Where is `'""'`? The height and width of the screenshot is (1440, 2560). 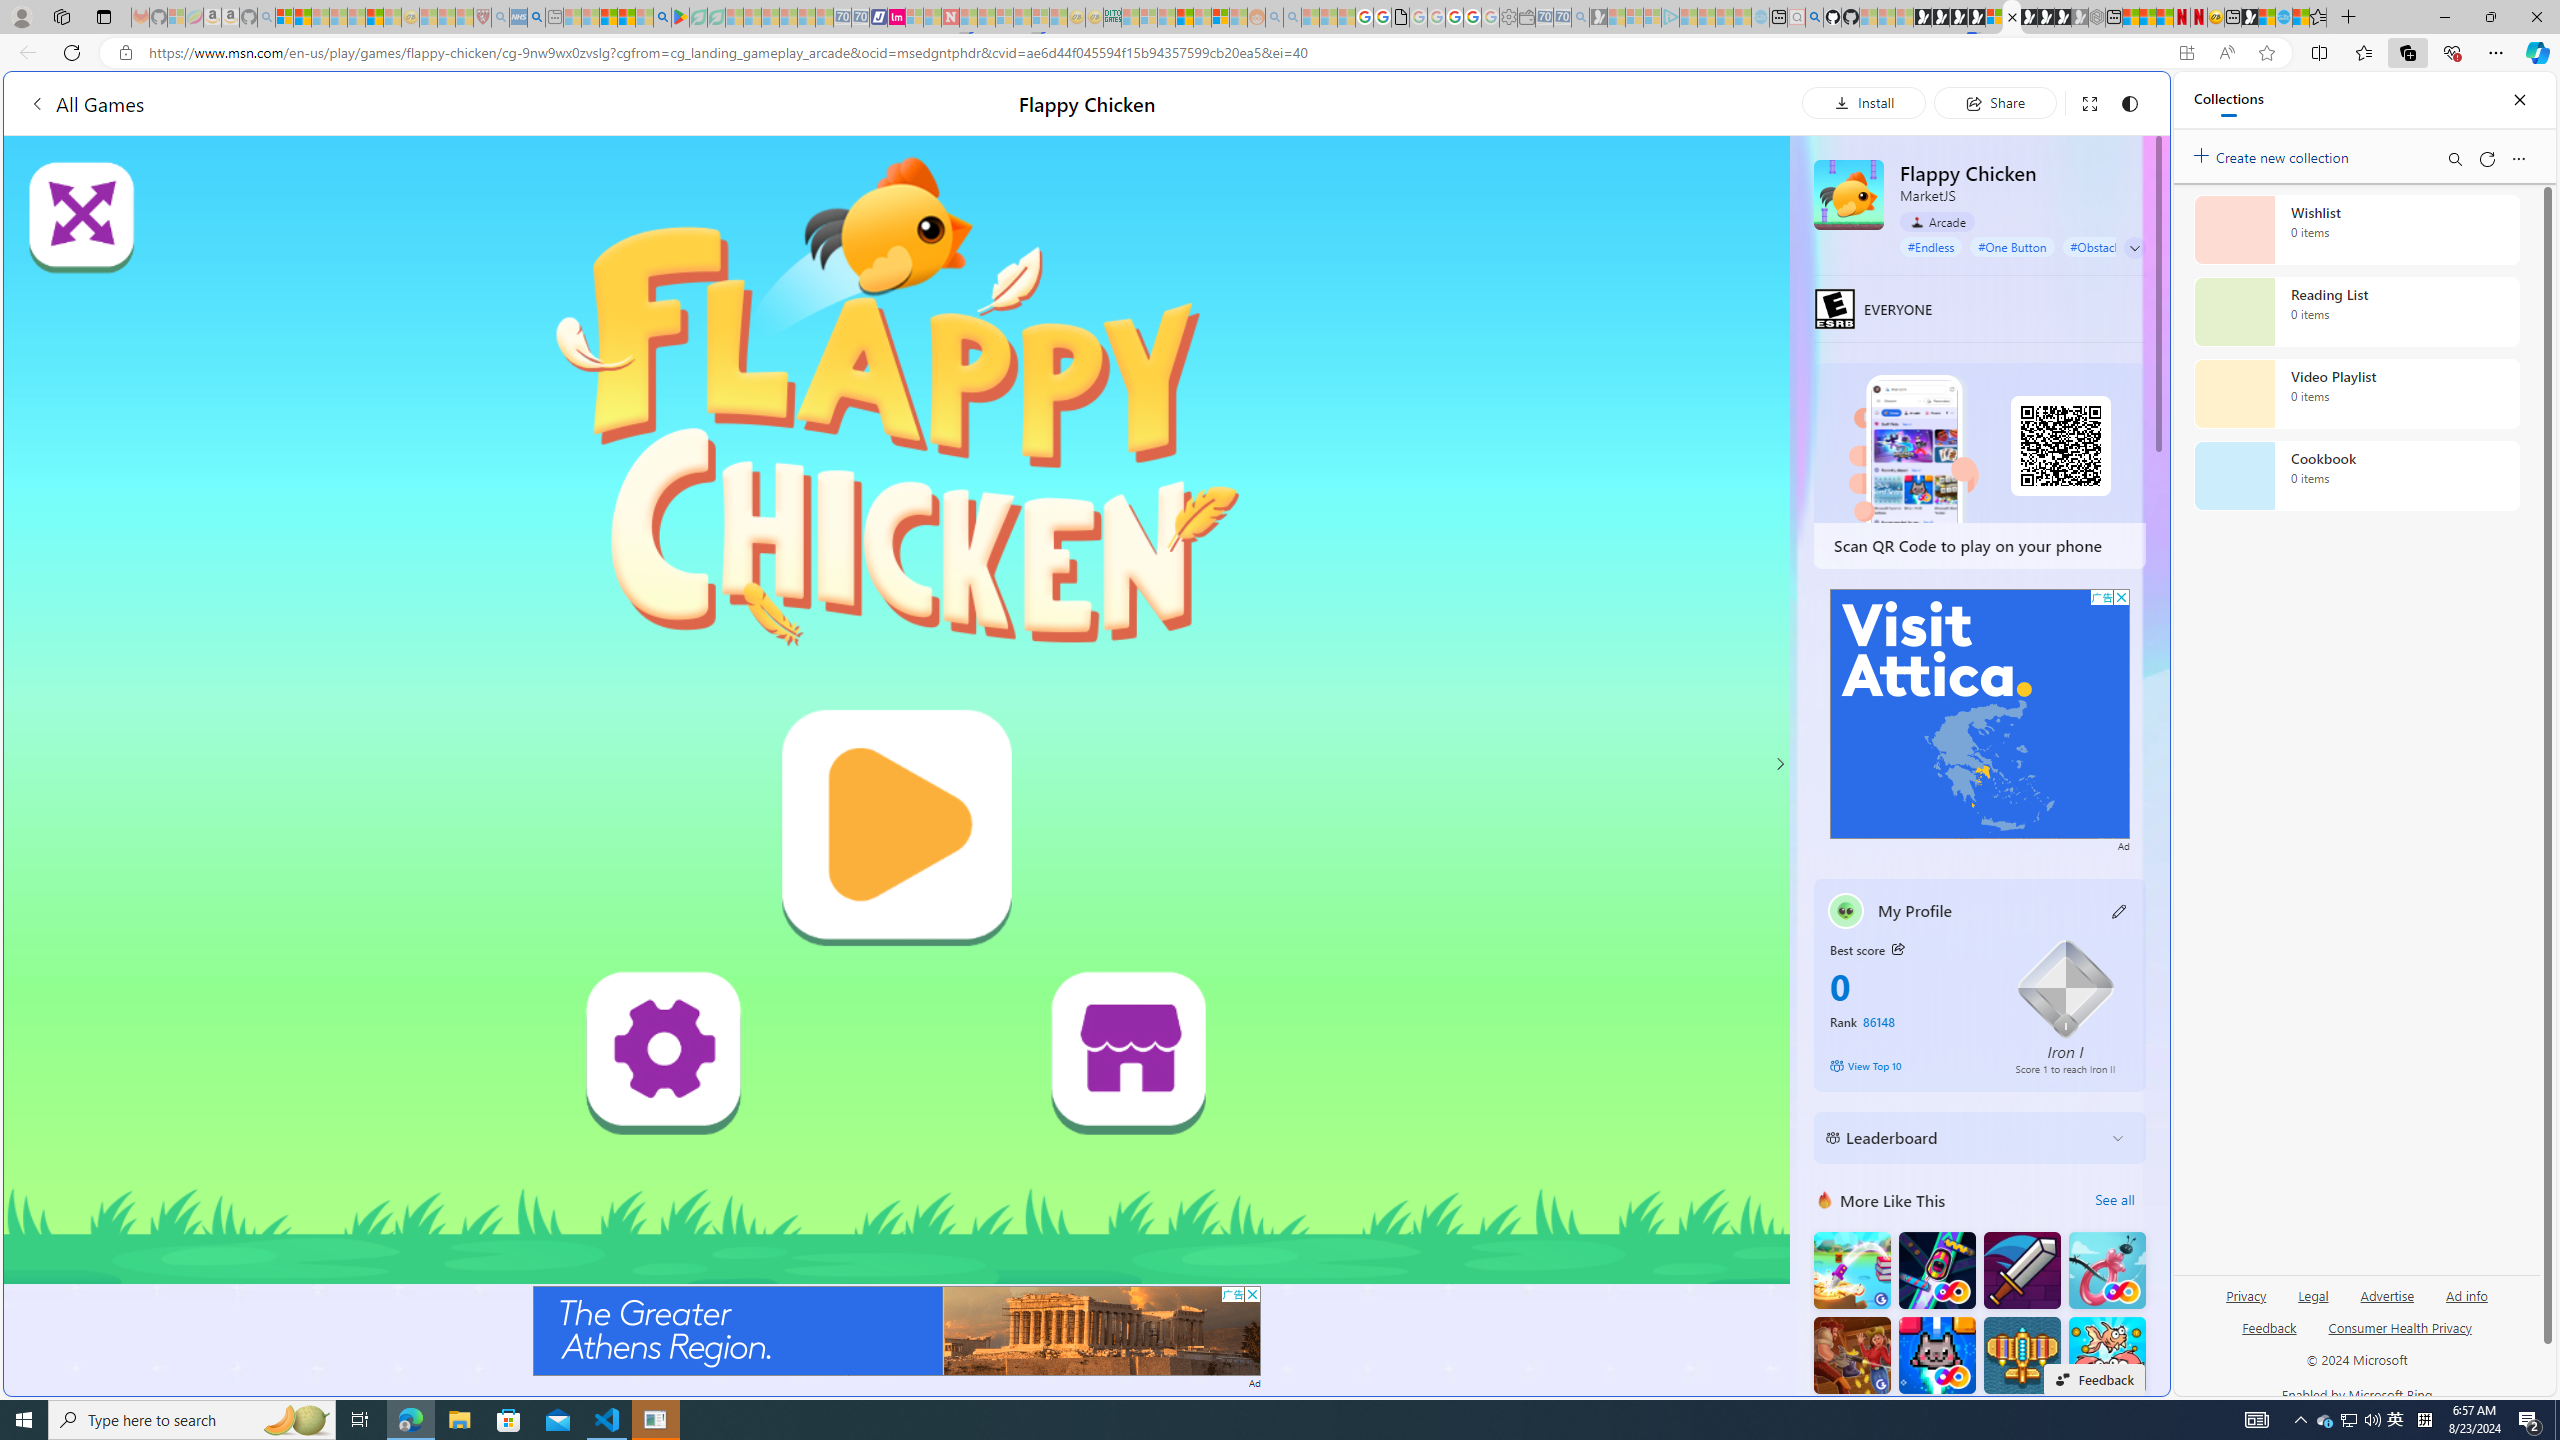
'""' is located at coordinates (1844, 911).